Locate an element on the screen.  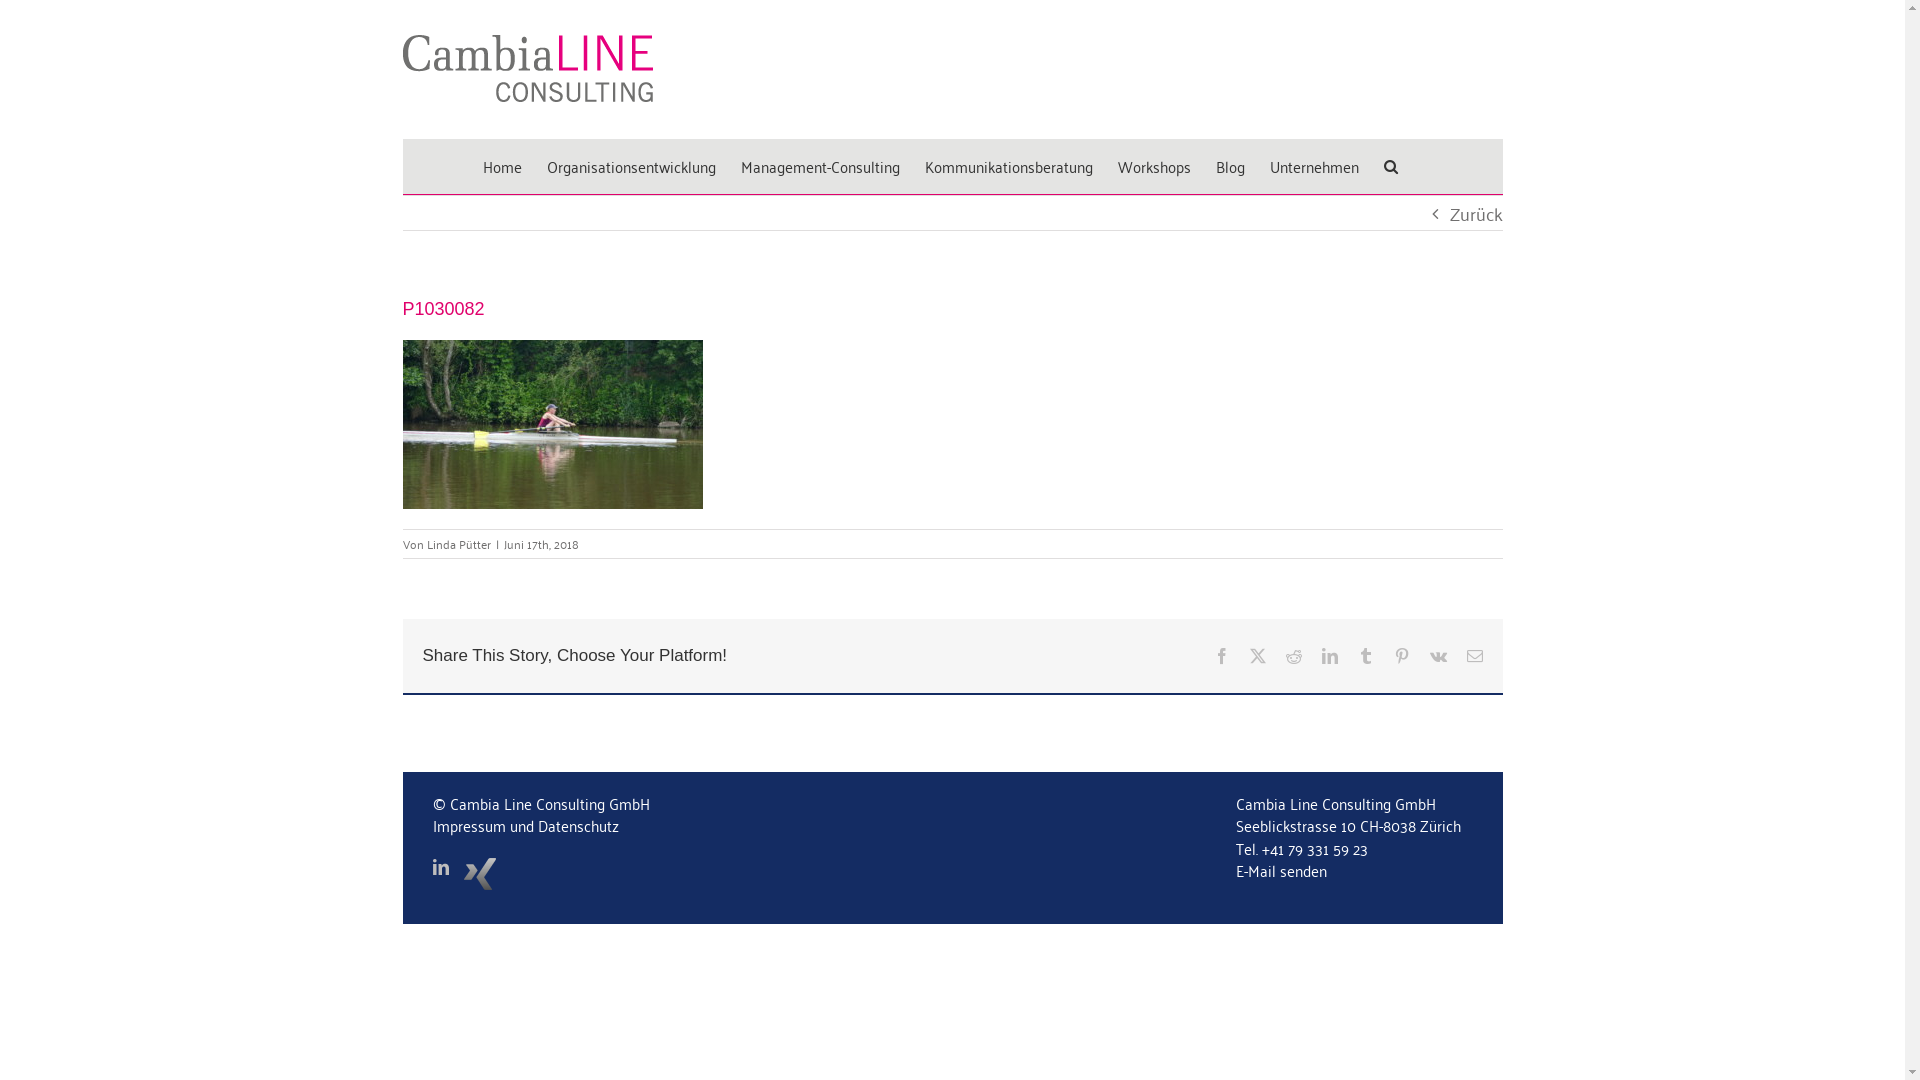
'Twitter' is located at coordinates (1256, 655).